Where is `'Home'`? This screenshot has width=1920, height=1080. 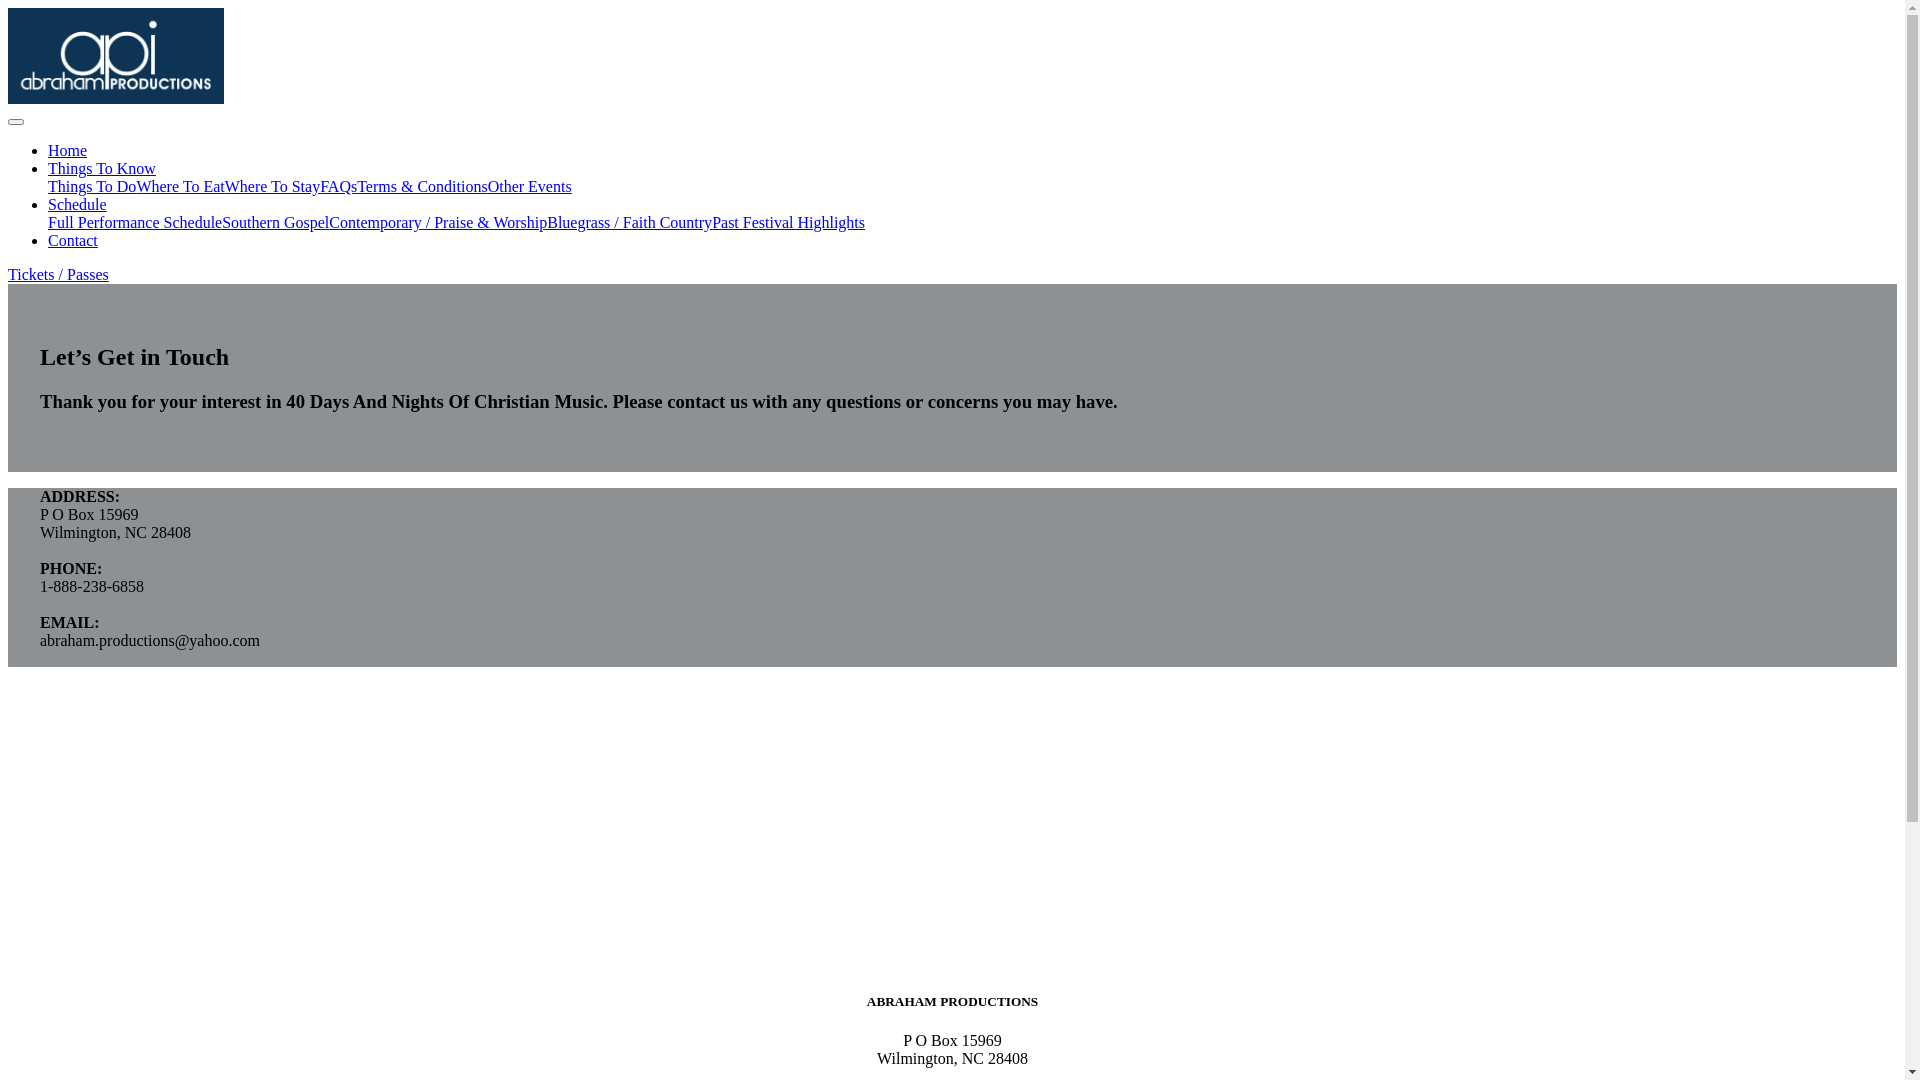 'Home' is located at coordinates (67, 149).